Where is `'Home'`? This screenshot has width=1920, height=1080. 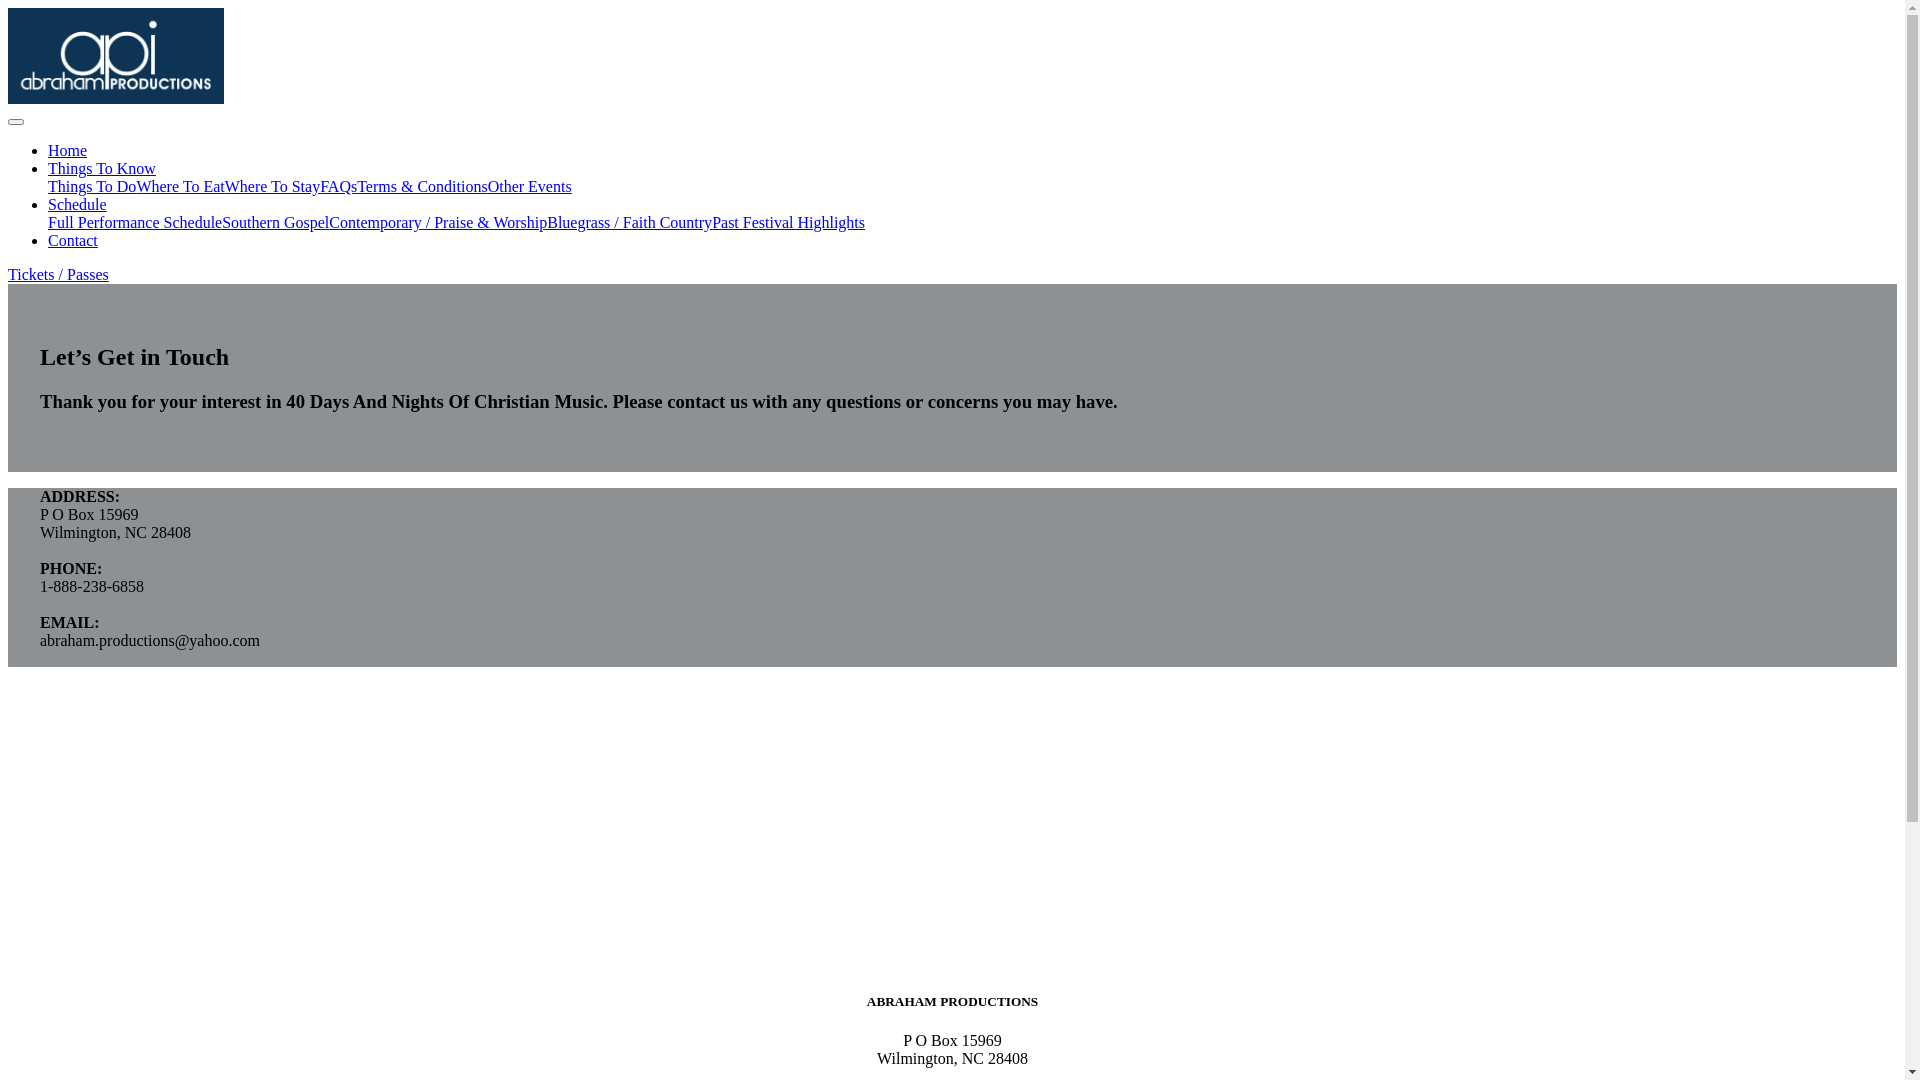 'Home' is located at coordinates (67, 149).